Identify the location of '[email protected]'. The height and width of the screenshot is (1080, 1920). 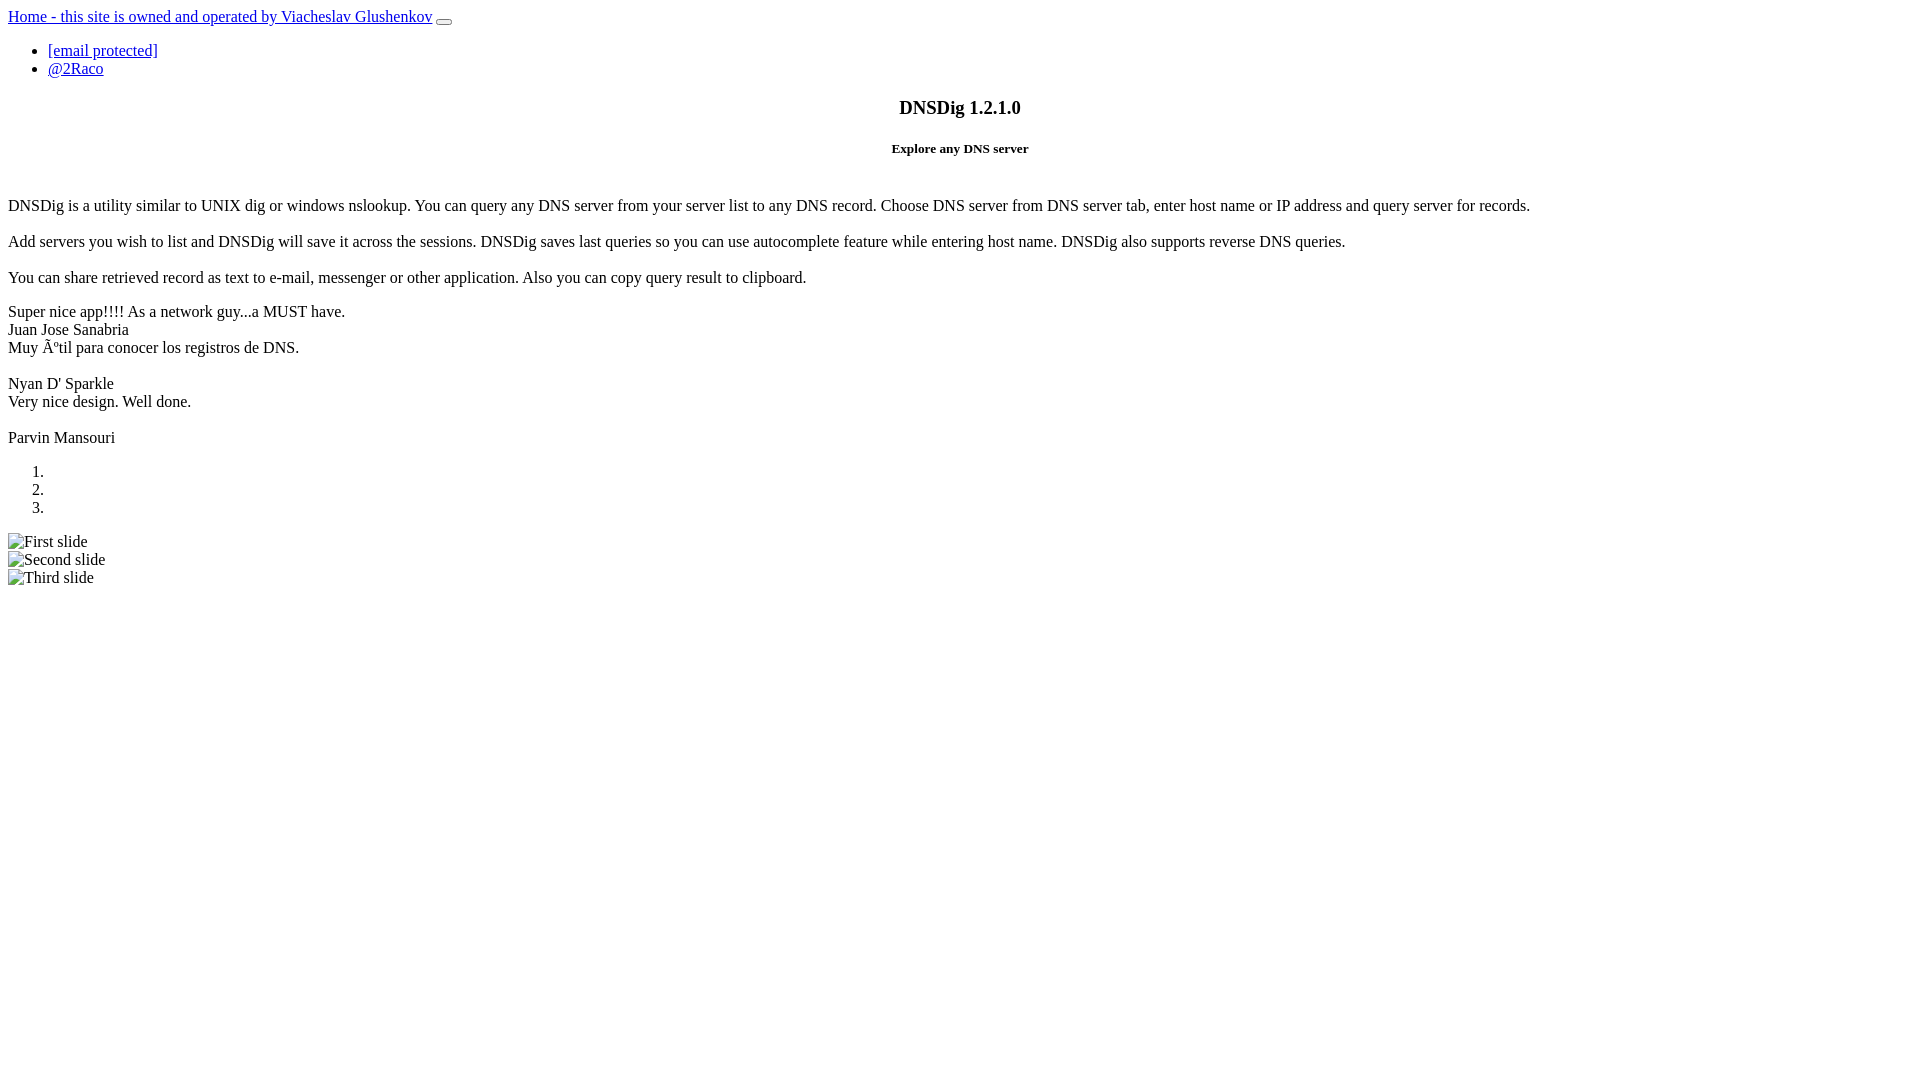
(101, 49).